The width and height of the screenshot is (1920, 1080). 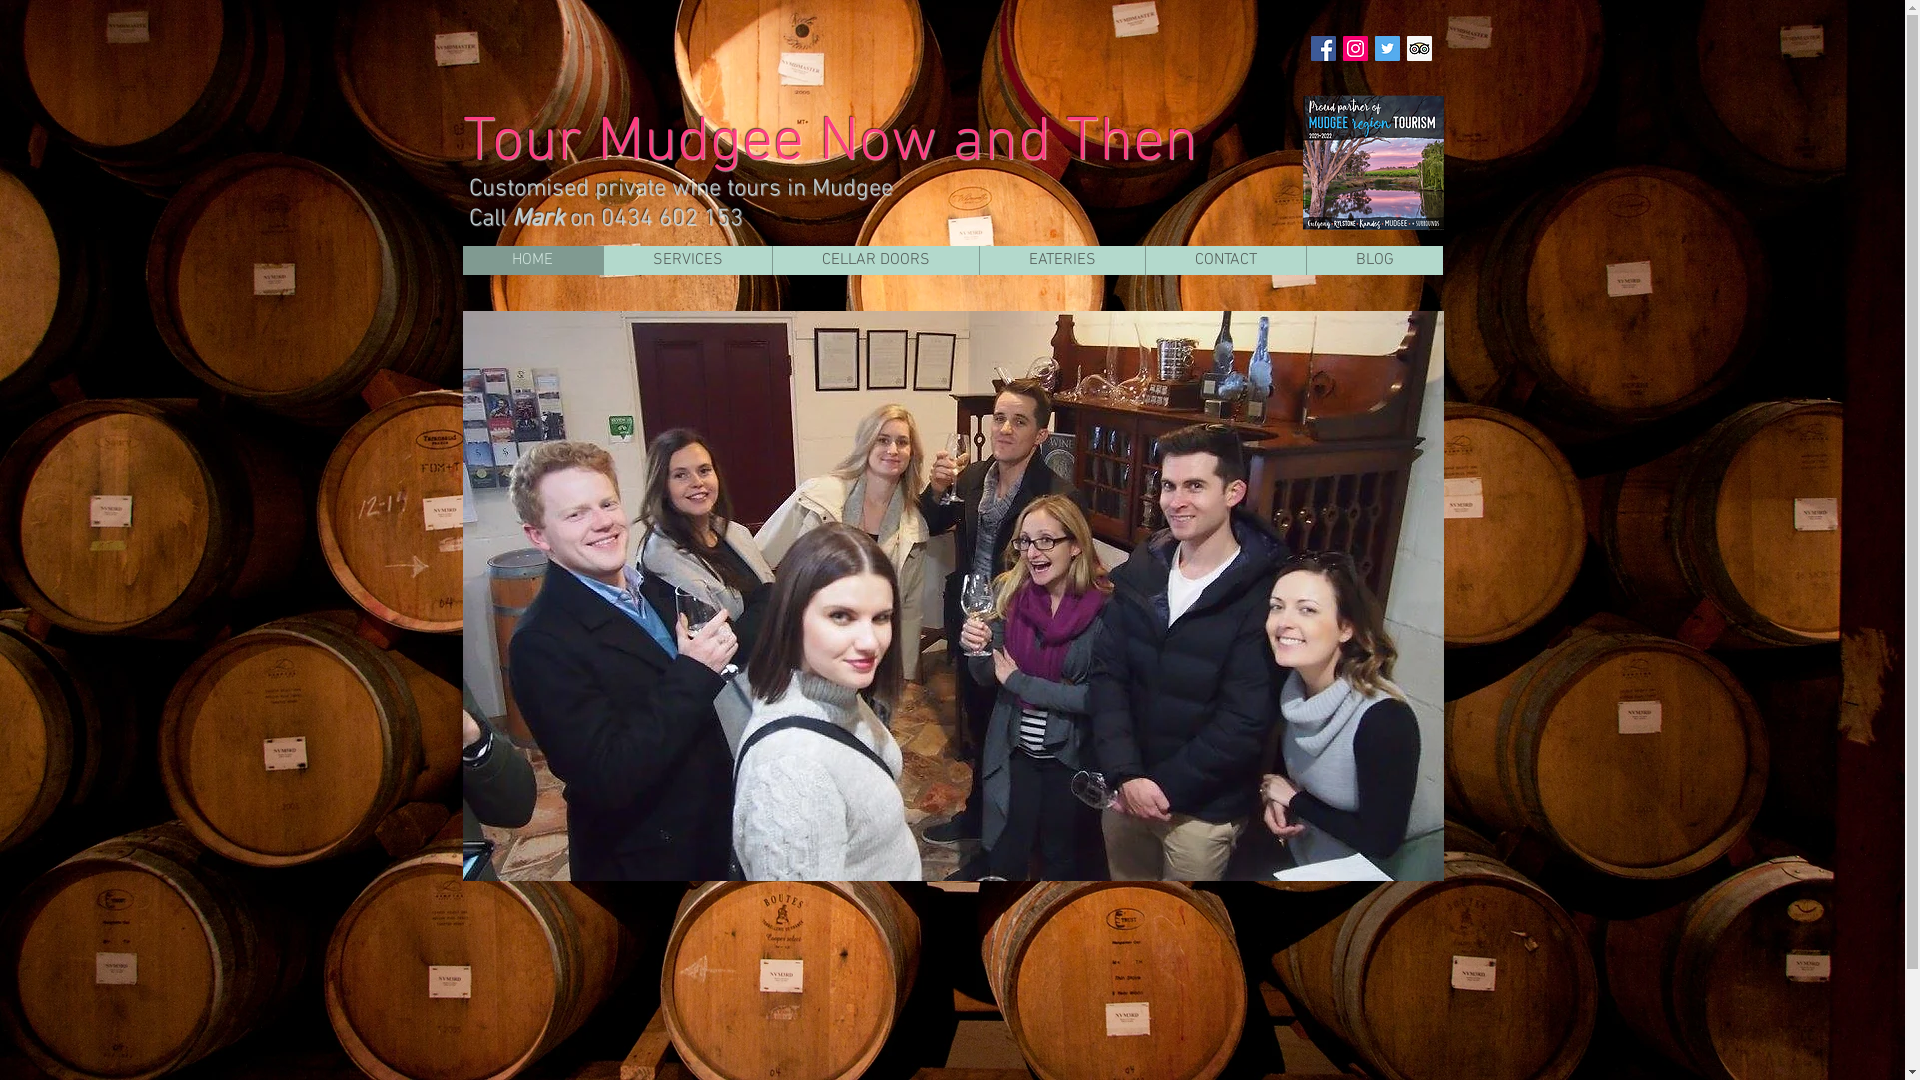 What do you see at coordinates (686, 259) in the screenshot?
I see `'SERVICES'` at bounding box center [686, 259].